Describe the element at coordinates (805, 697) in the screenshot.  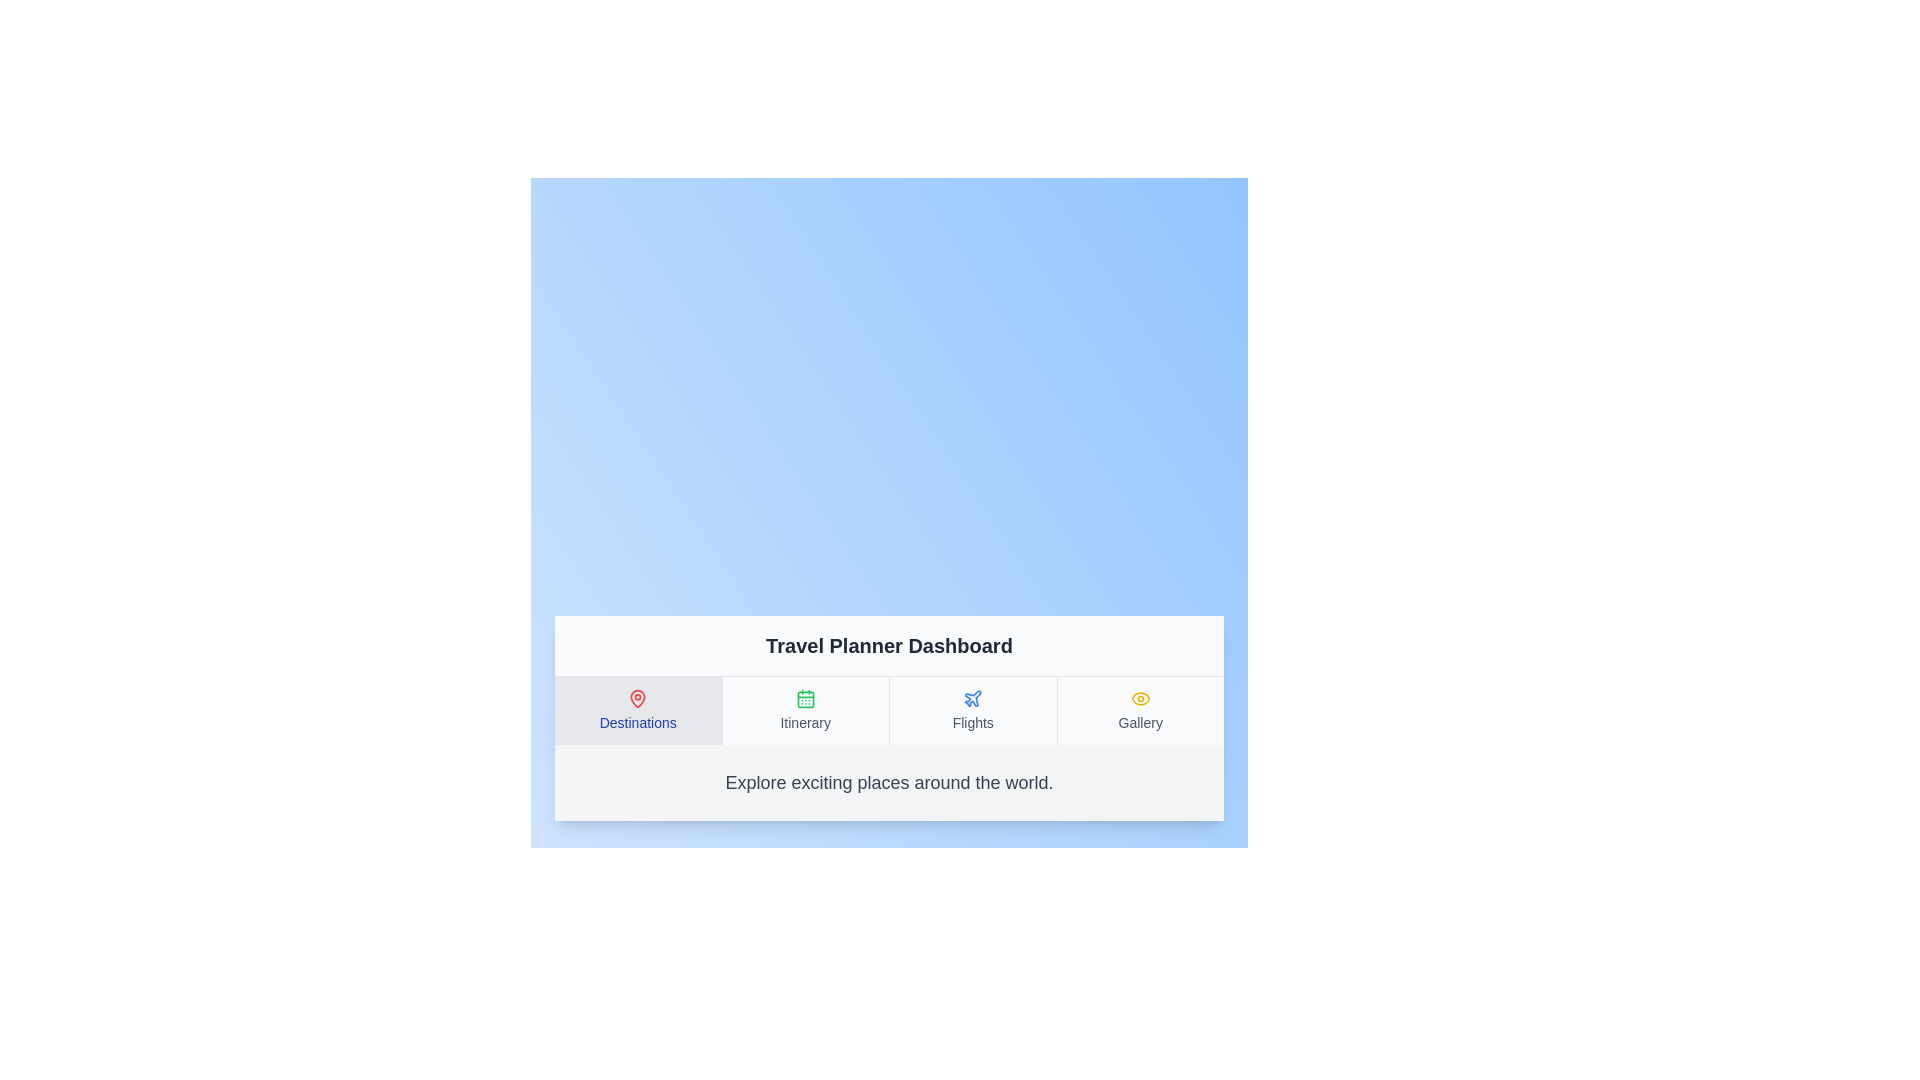
I see `the green calendar icon located below the 'Itinerary' header in the Travel Planner Dashboard` at that location.